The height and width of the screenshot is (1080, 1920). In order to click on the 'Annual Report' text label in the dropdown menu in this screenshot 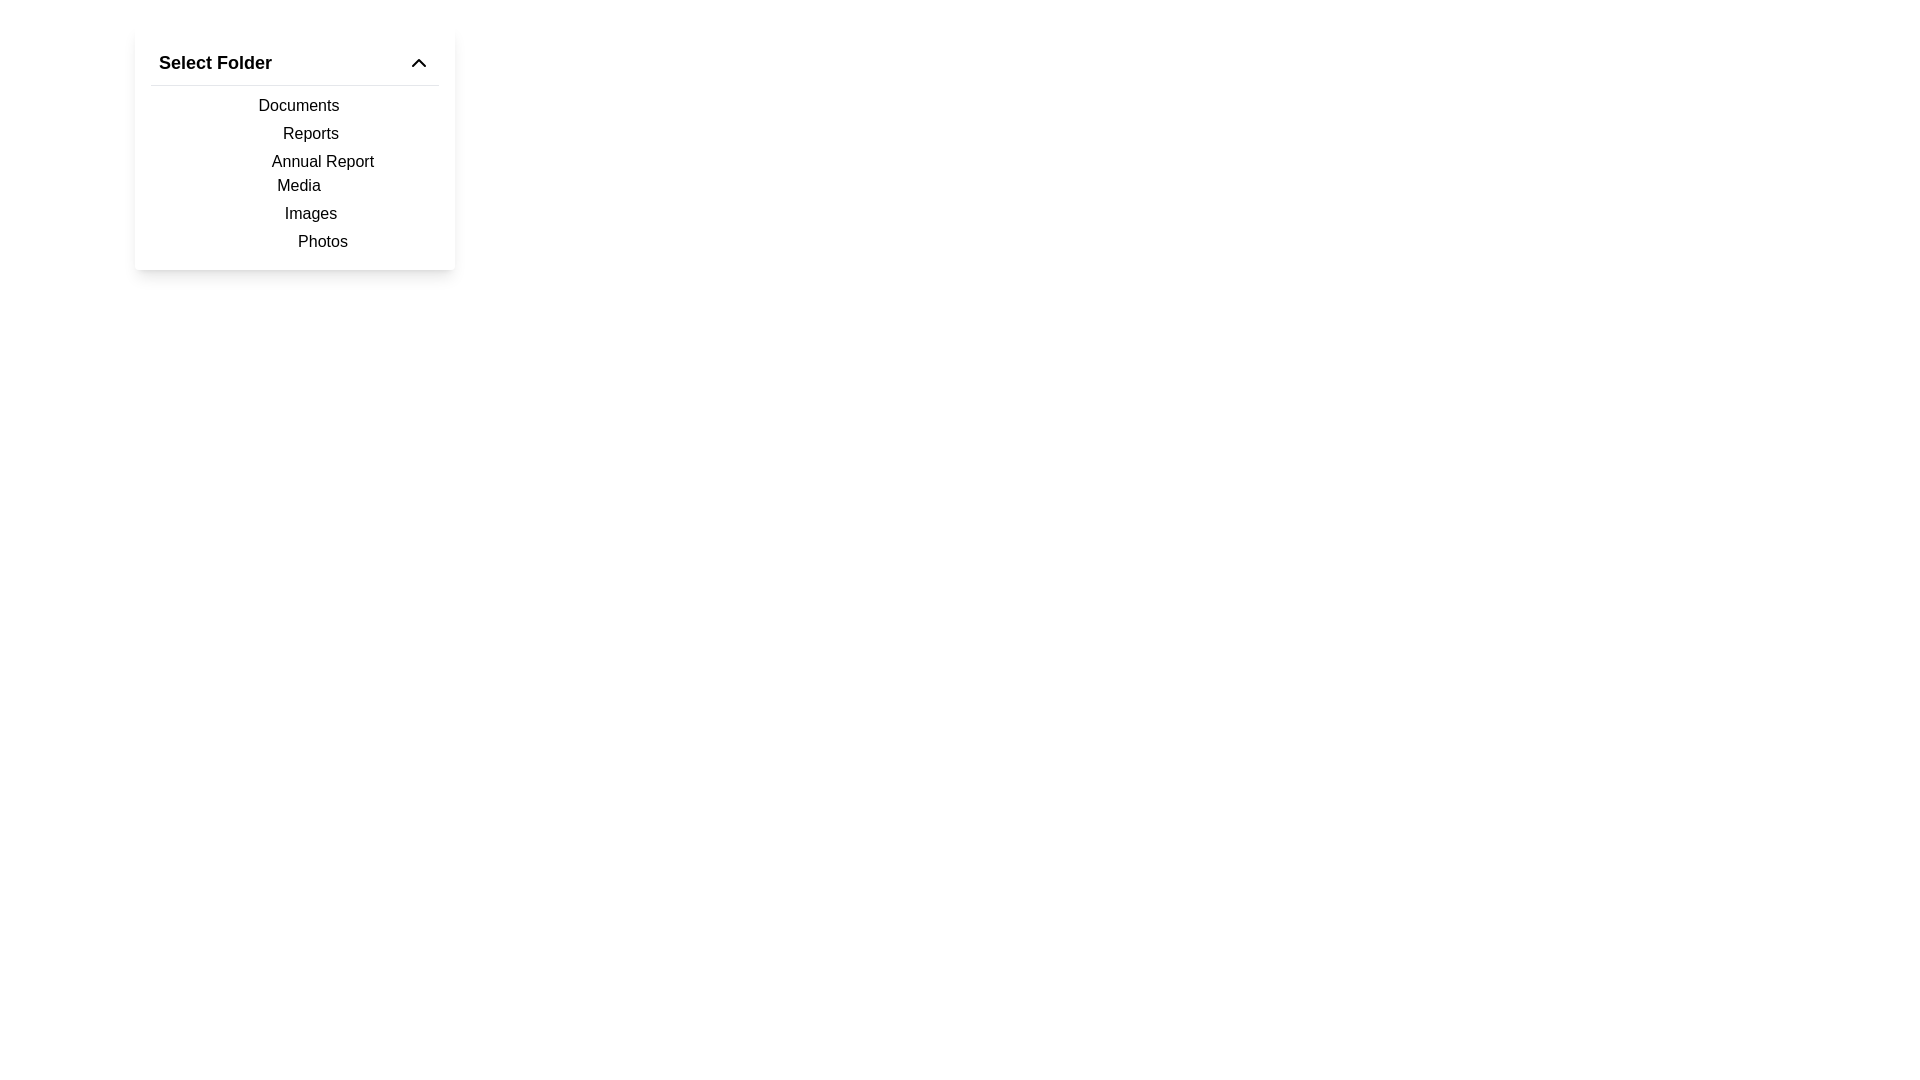, I will do `click(310, 158)`.